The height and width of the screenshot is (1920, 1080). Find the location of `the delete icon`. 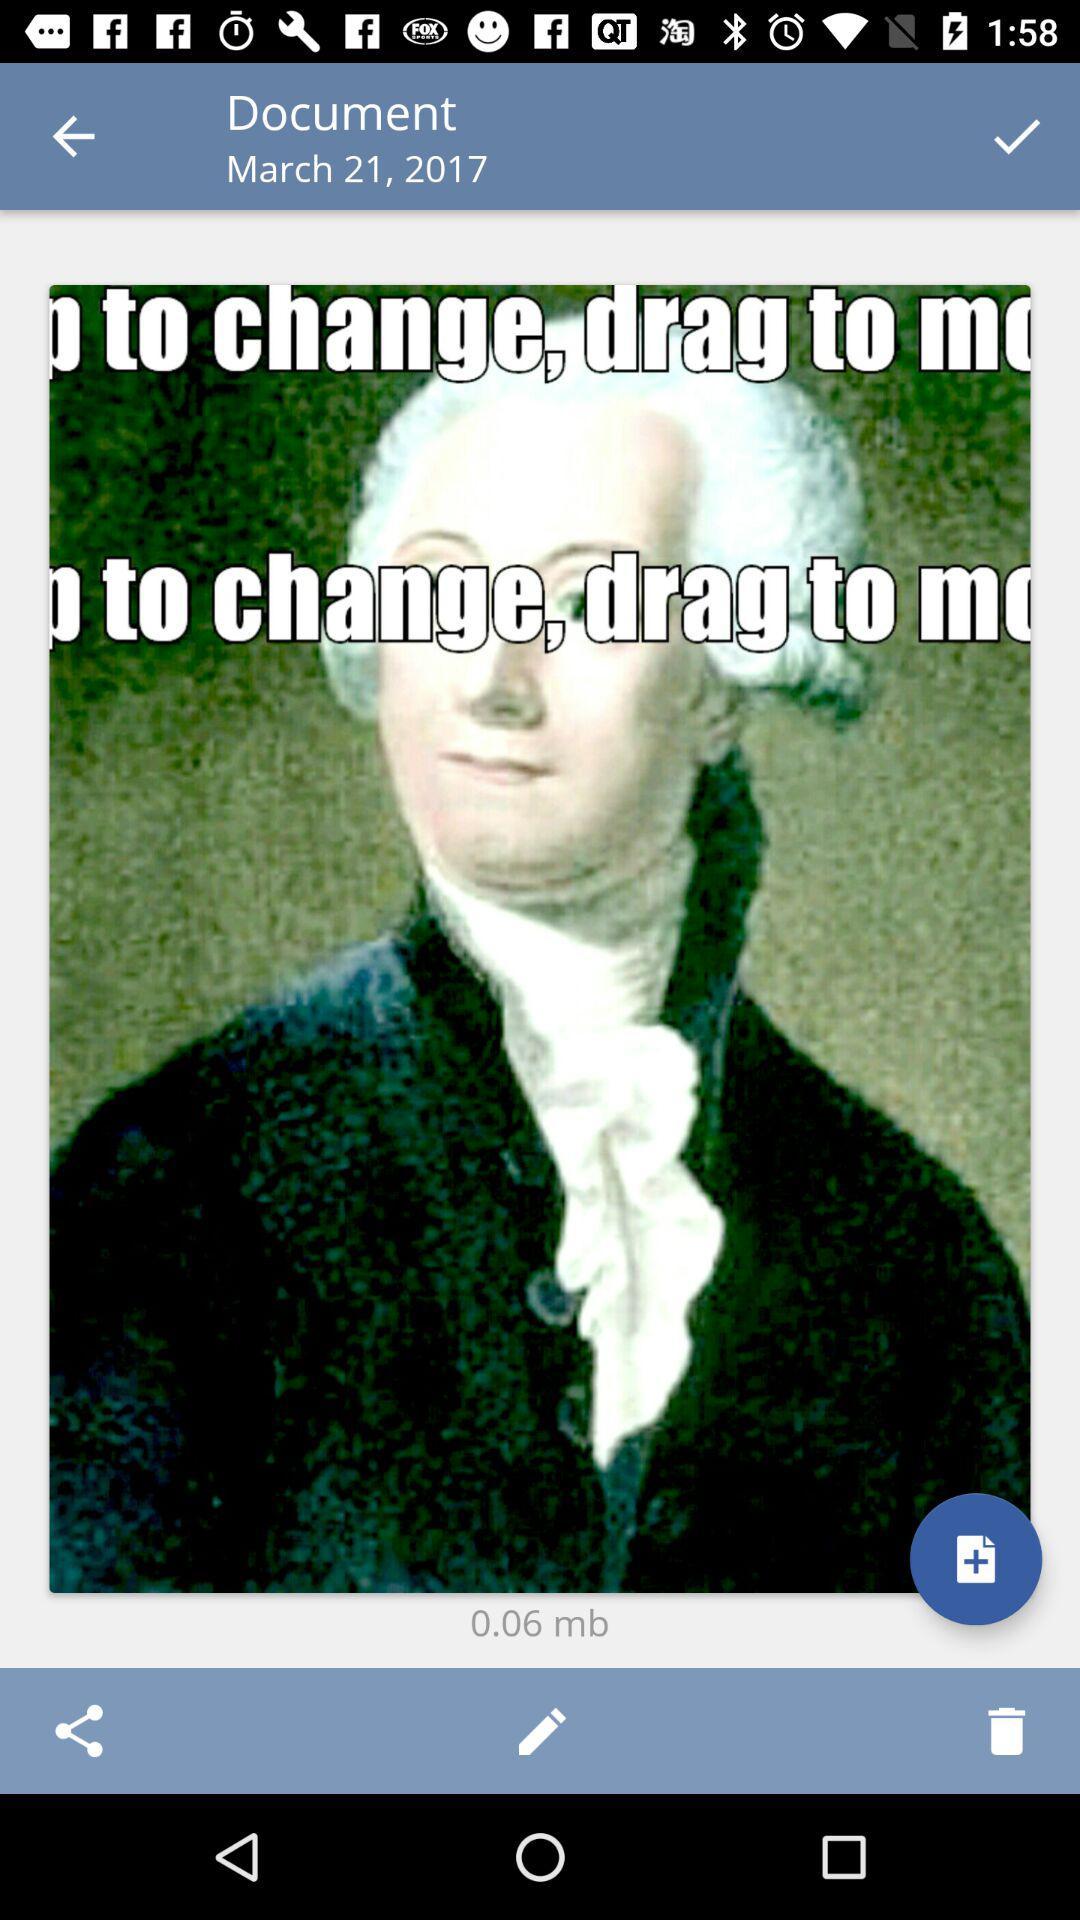

the delete icon is located at coordinates (1006, 1730).